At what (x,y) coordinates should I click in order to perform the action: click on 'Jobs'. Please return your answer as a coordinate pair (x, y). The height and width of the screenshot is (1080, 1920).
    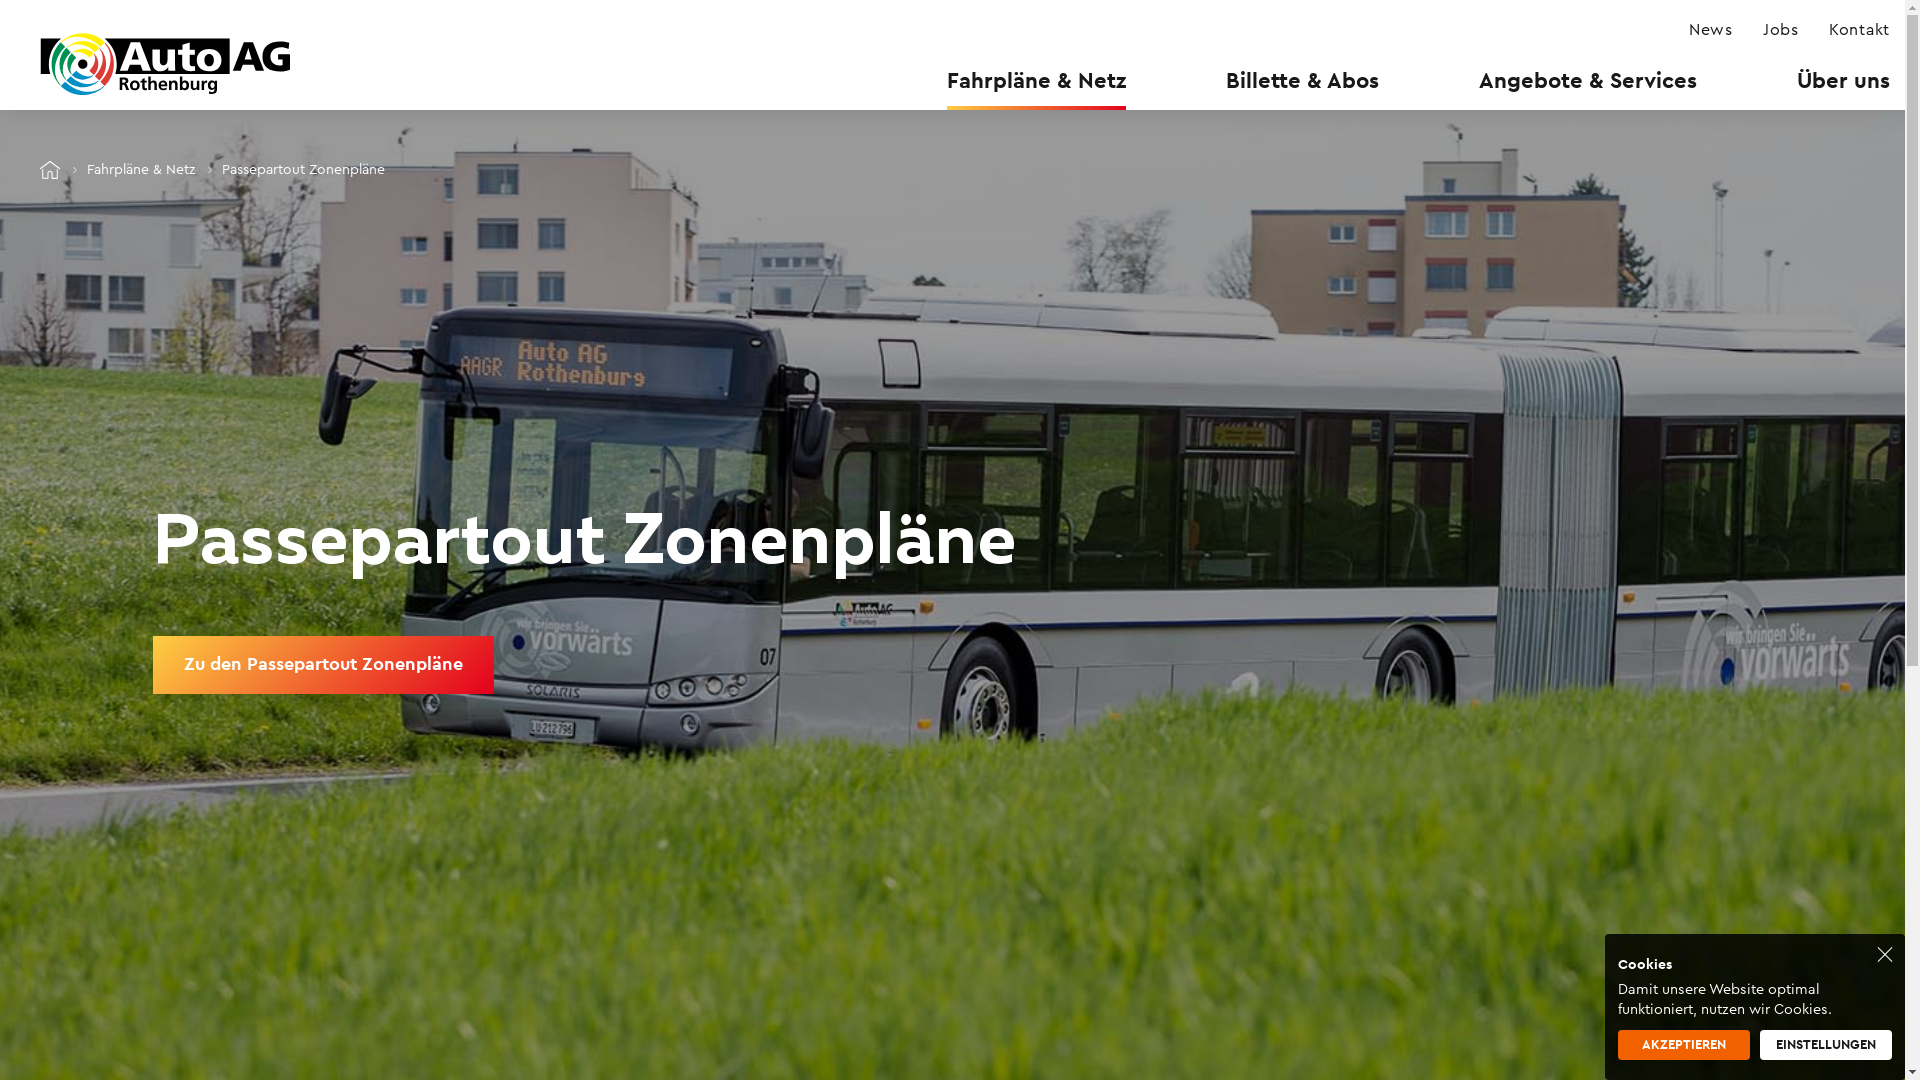
    Looking at the image, I should click on (1780, 30).